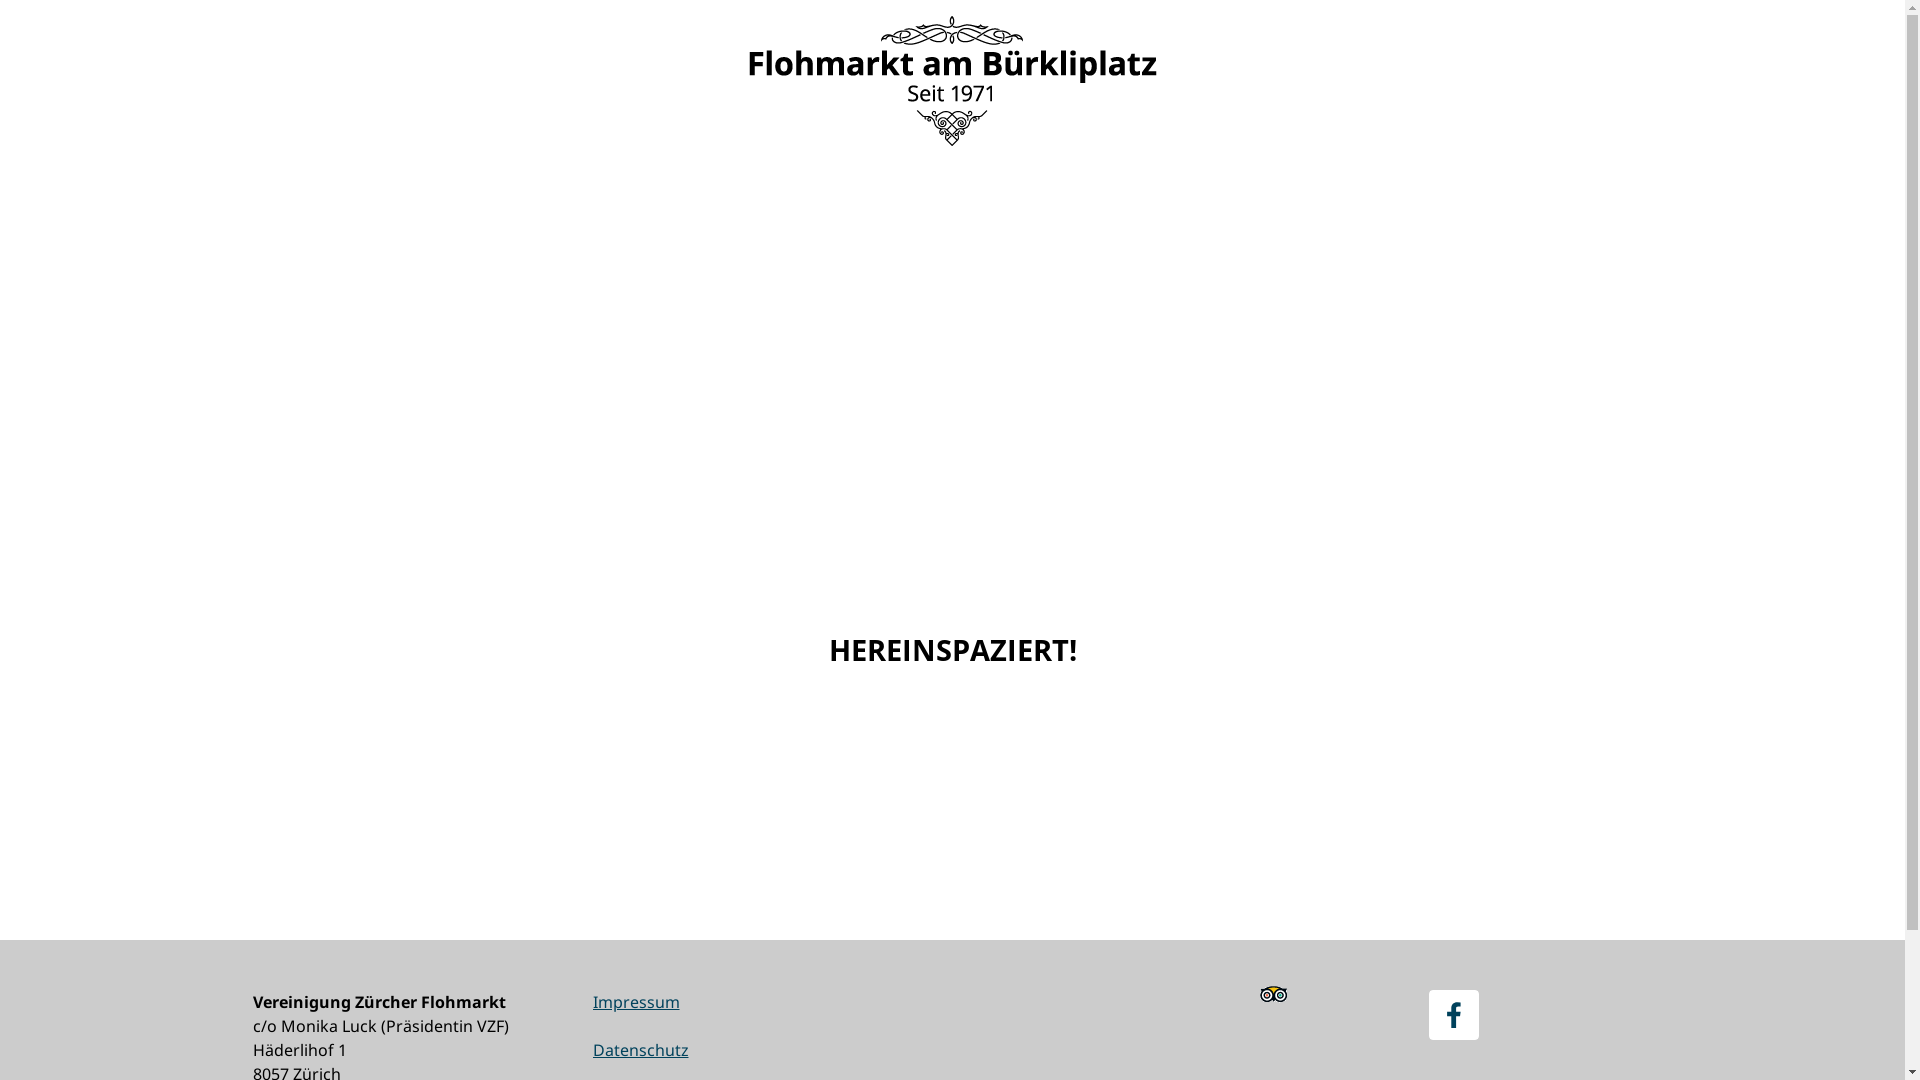  What do you see at coordinates (634, 1002) in the screenshot?
I see `'Impressum'` at bounding box center [634, 1002].